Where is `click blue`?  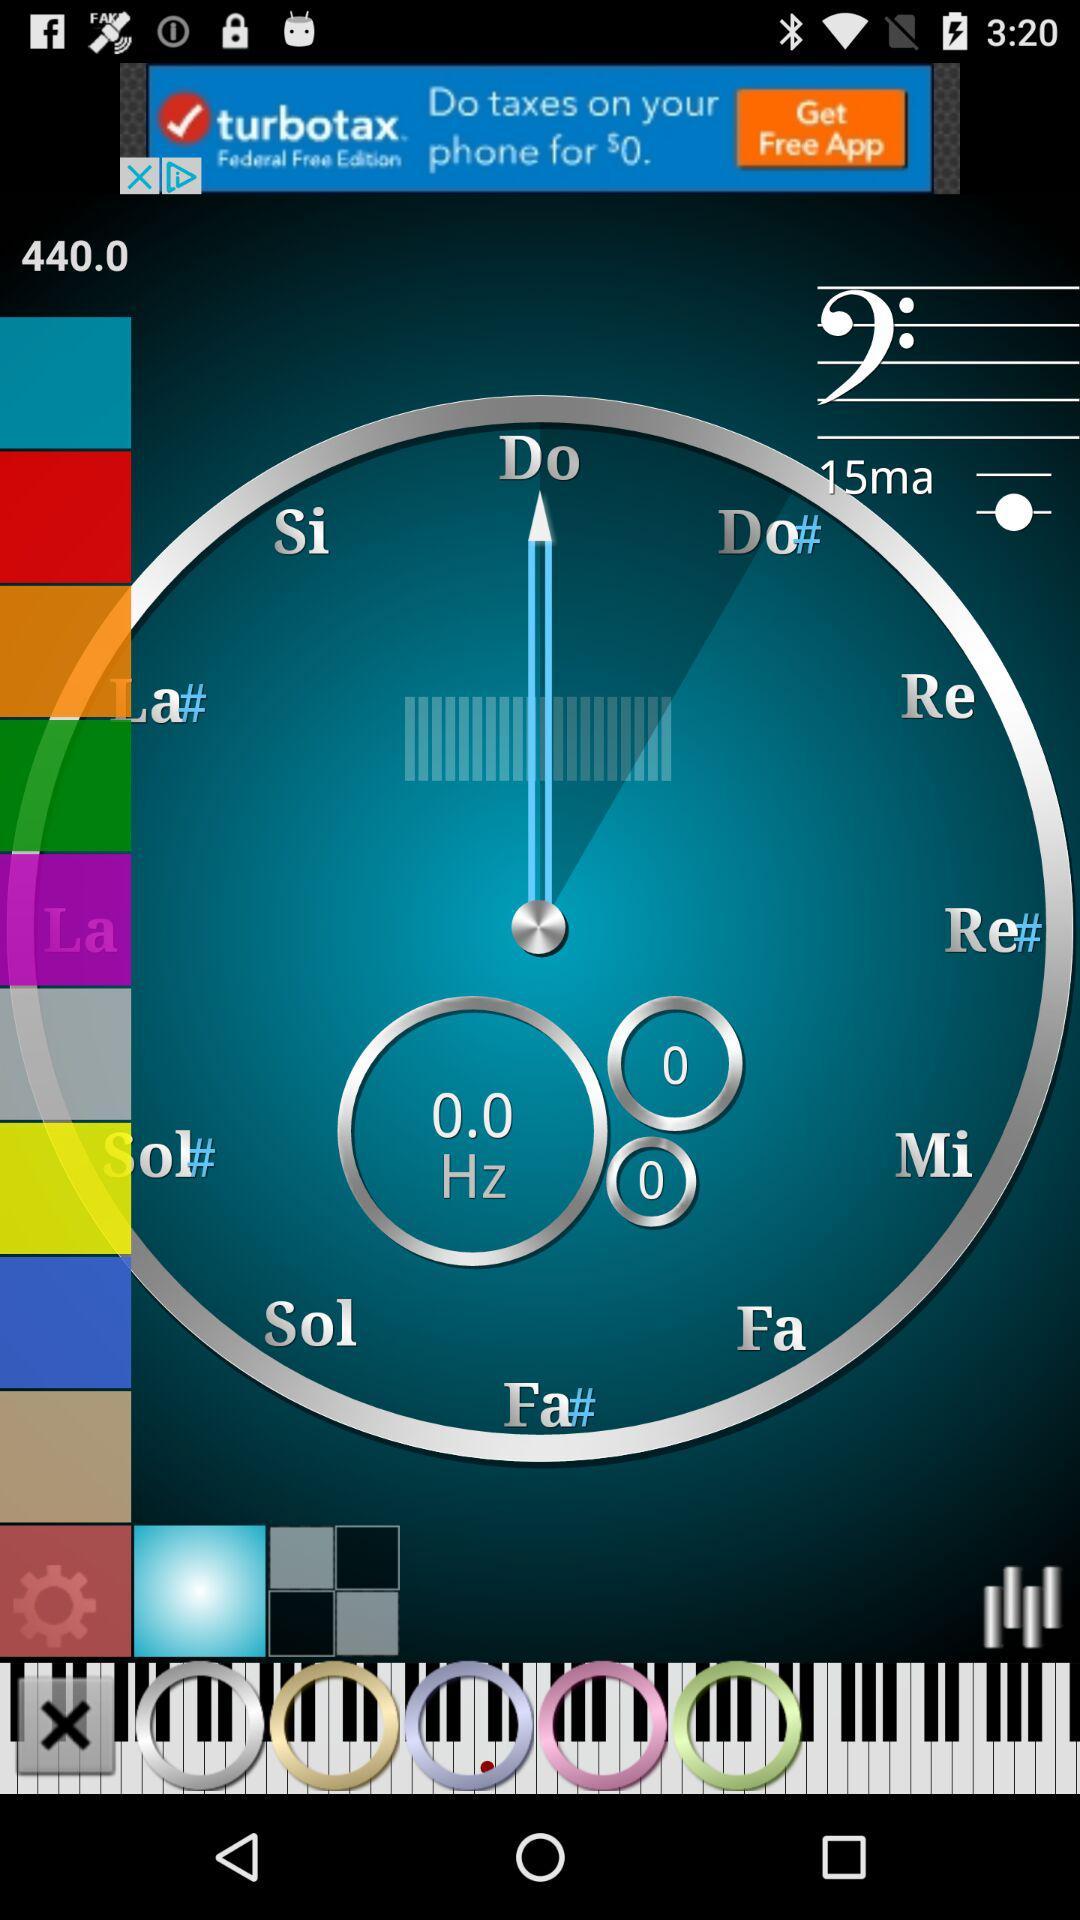
click blue is located at coordinates (64, 382).